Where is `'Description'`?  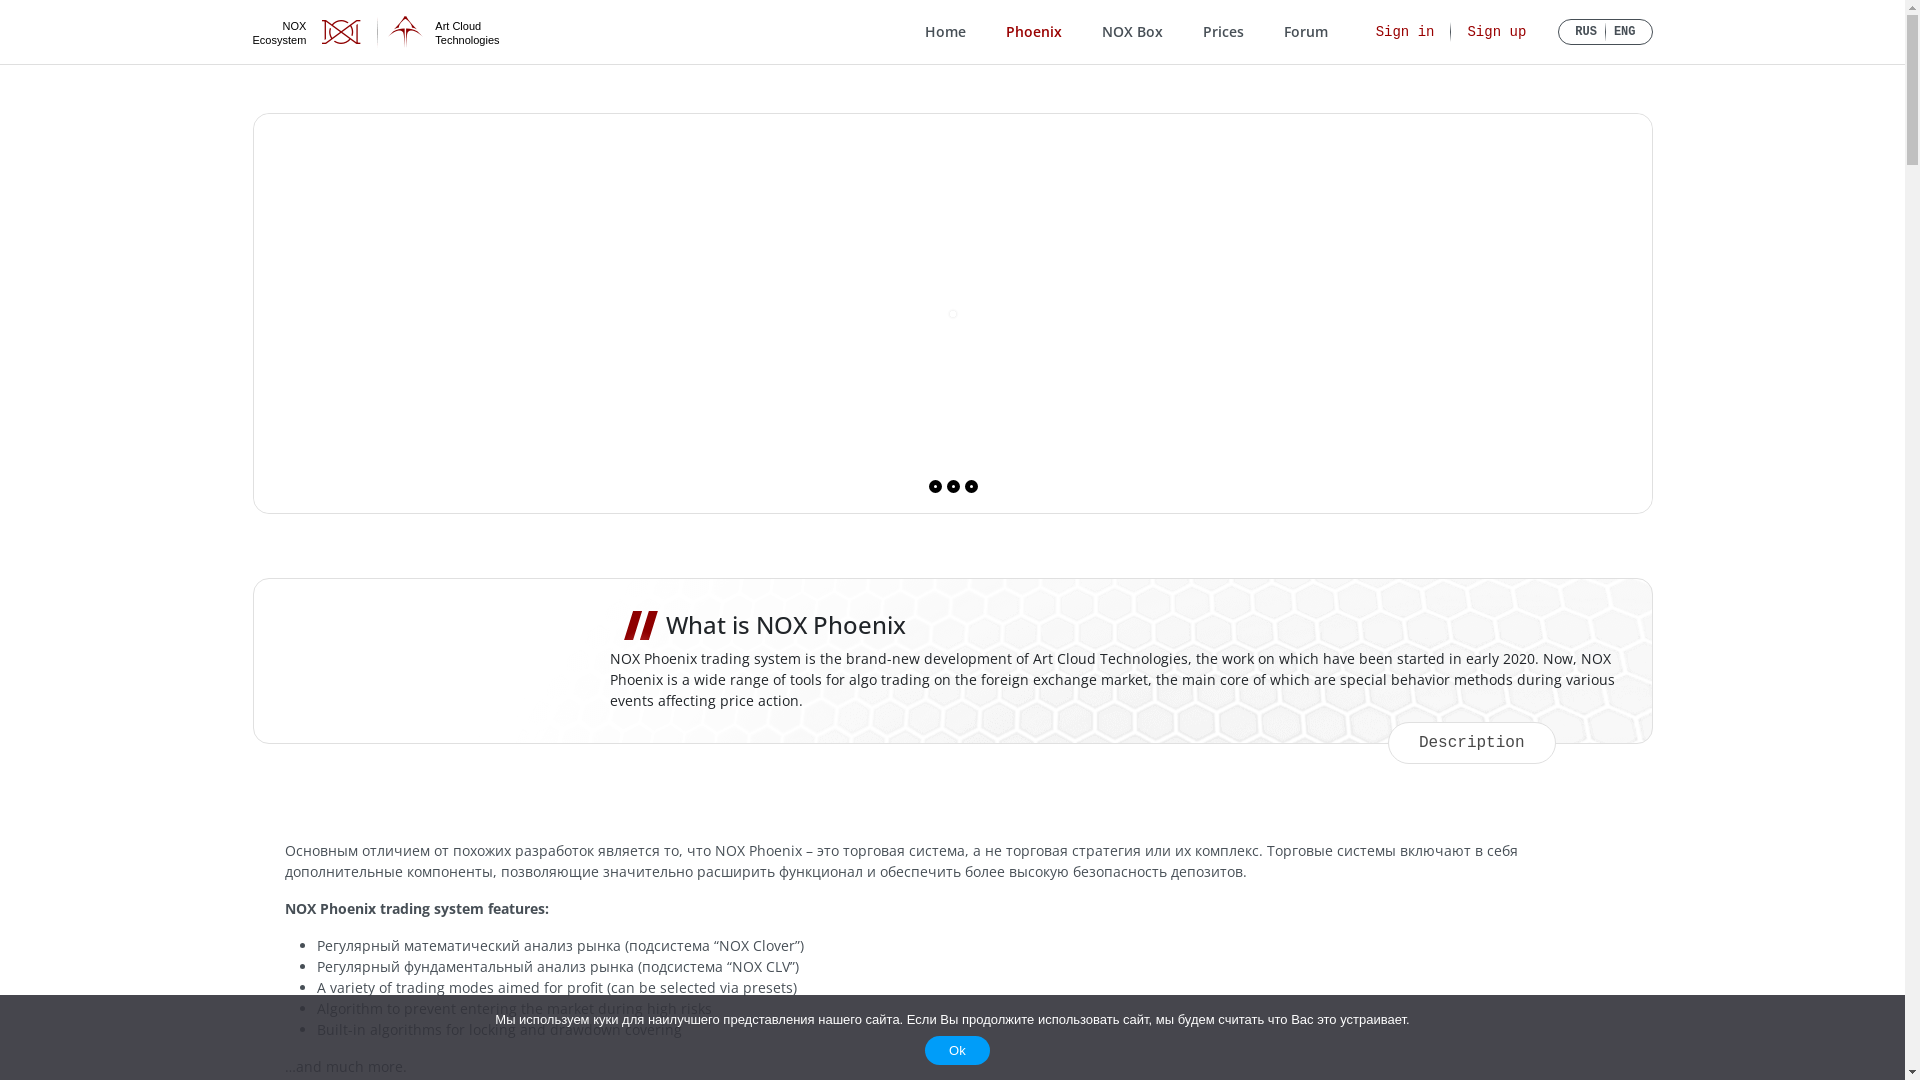
'Description' is located at coordinates (1472, 743).